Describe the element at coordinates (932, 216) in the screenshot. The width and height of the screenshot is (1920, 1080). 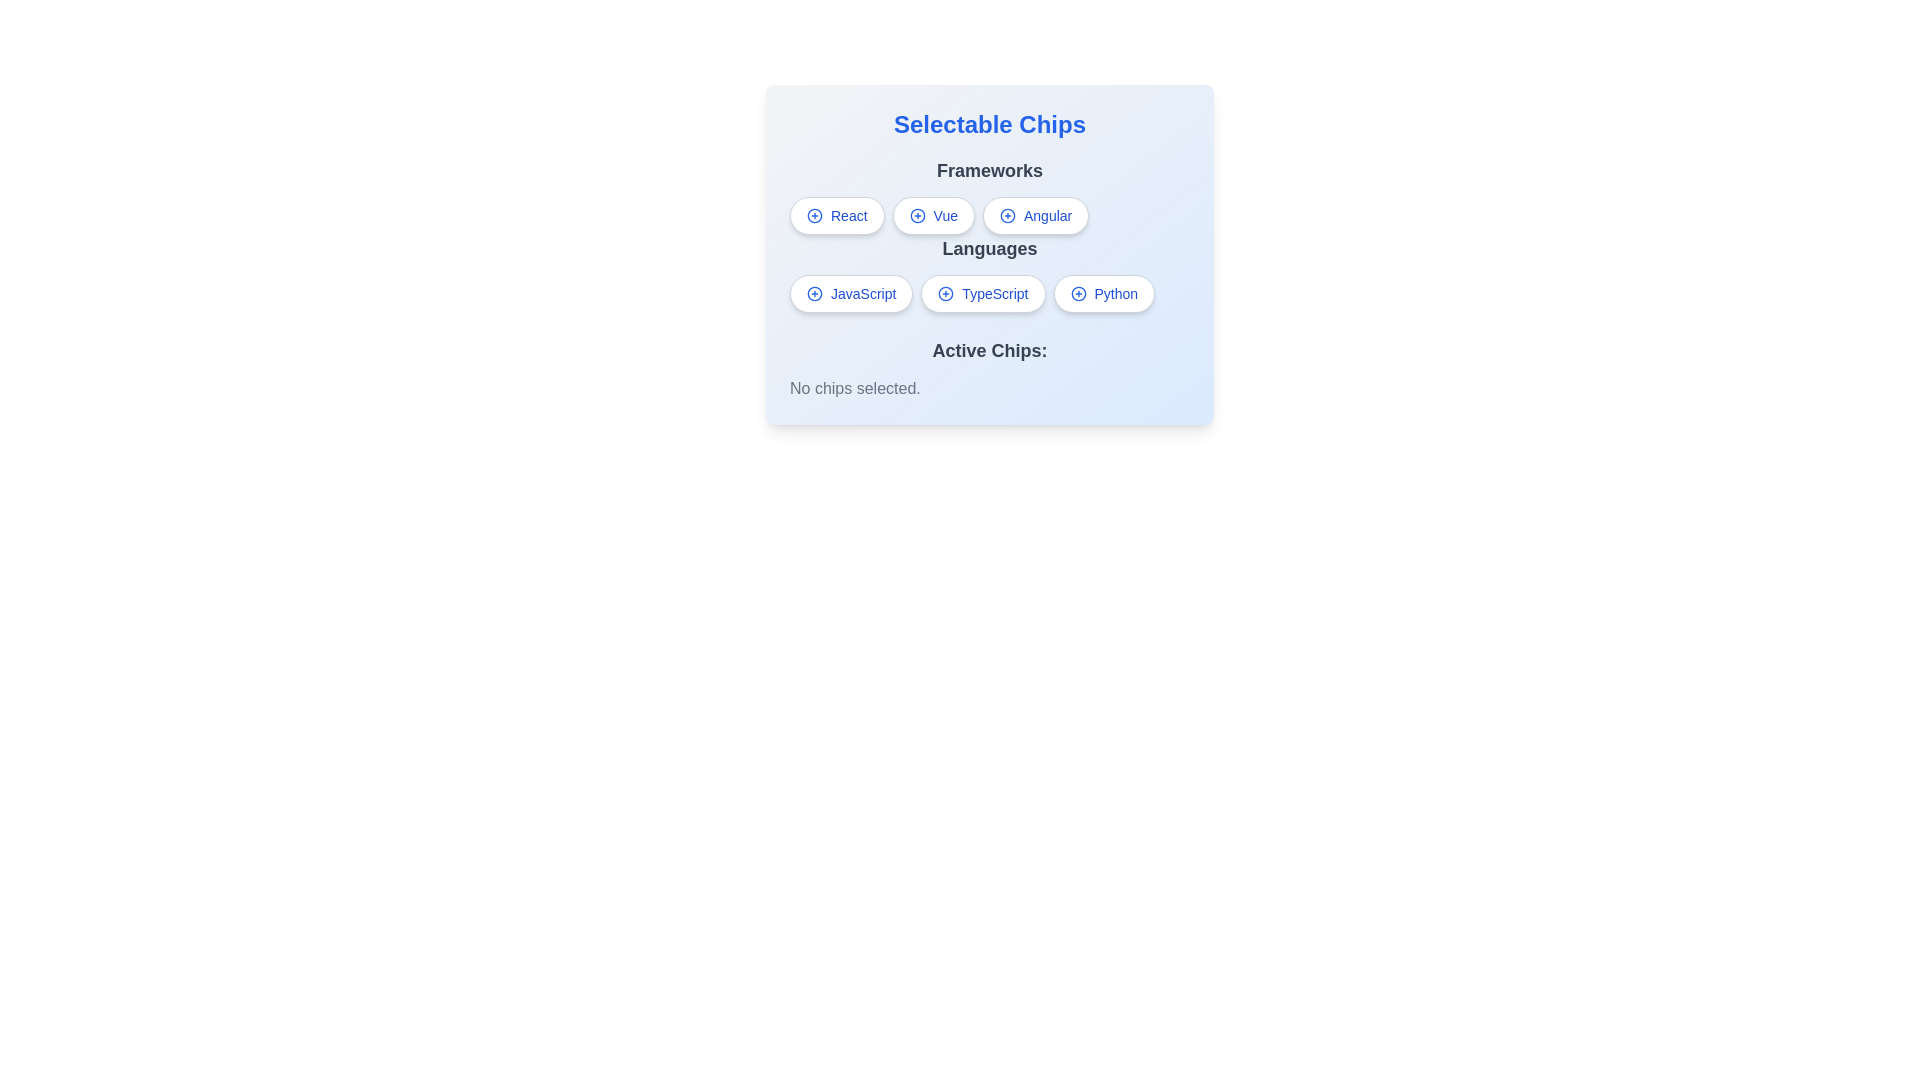
I see `the 'Vue' selectable chip button, which is the second button under the 'Frameworks' heading in the 'Selectable Chips' section` at that location.